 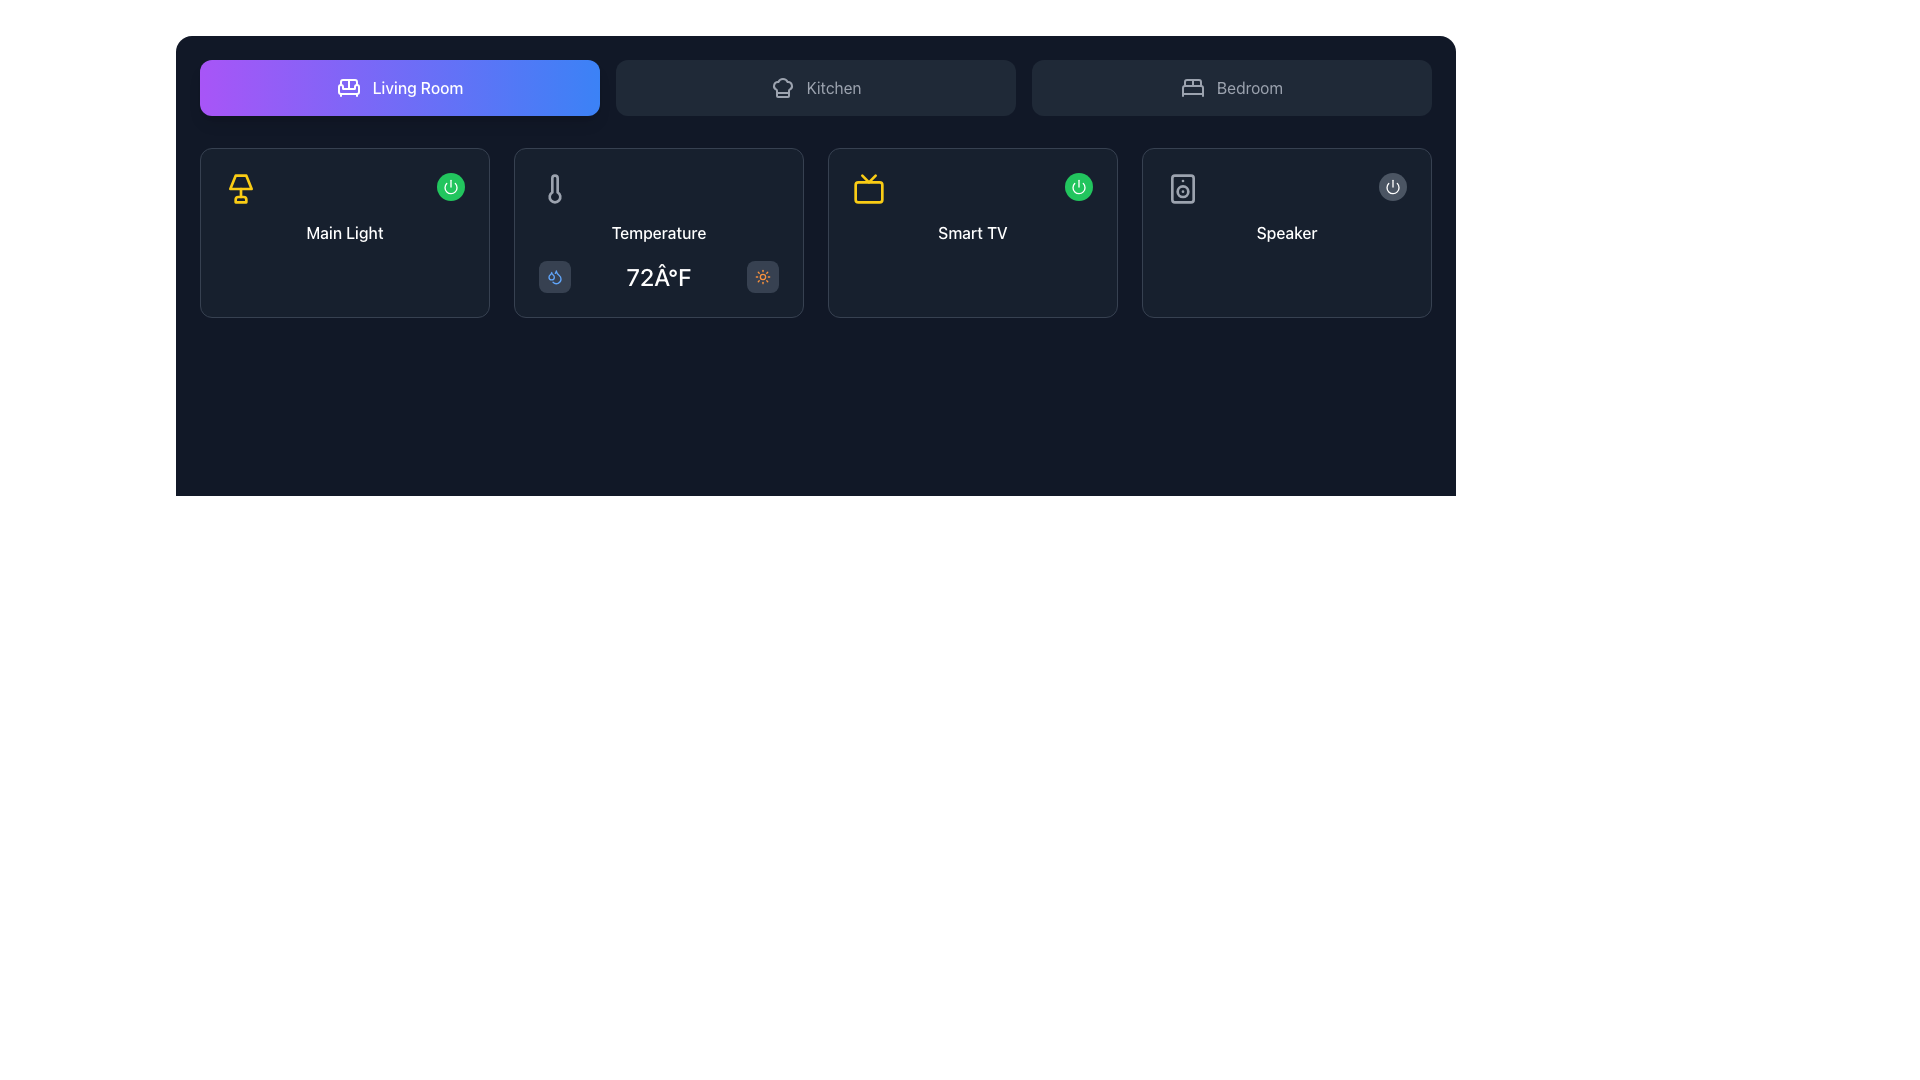 I want to click on the 'Living Room' button, which is a stylized rectangular tab featuring a gradient from purple to blue, located in the upper left area of the interface, so click(x=399, y=87).